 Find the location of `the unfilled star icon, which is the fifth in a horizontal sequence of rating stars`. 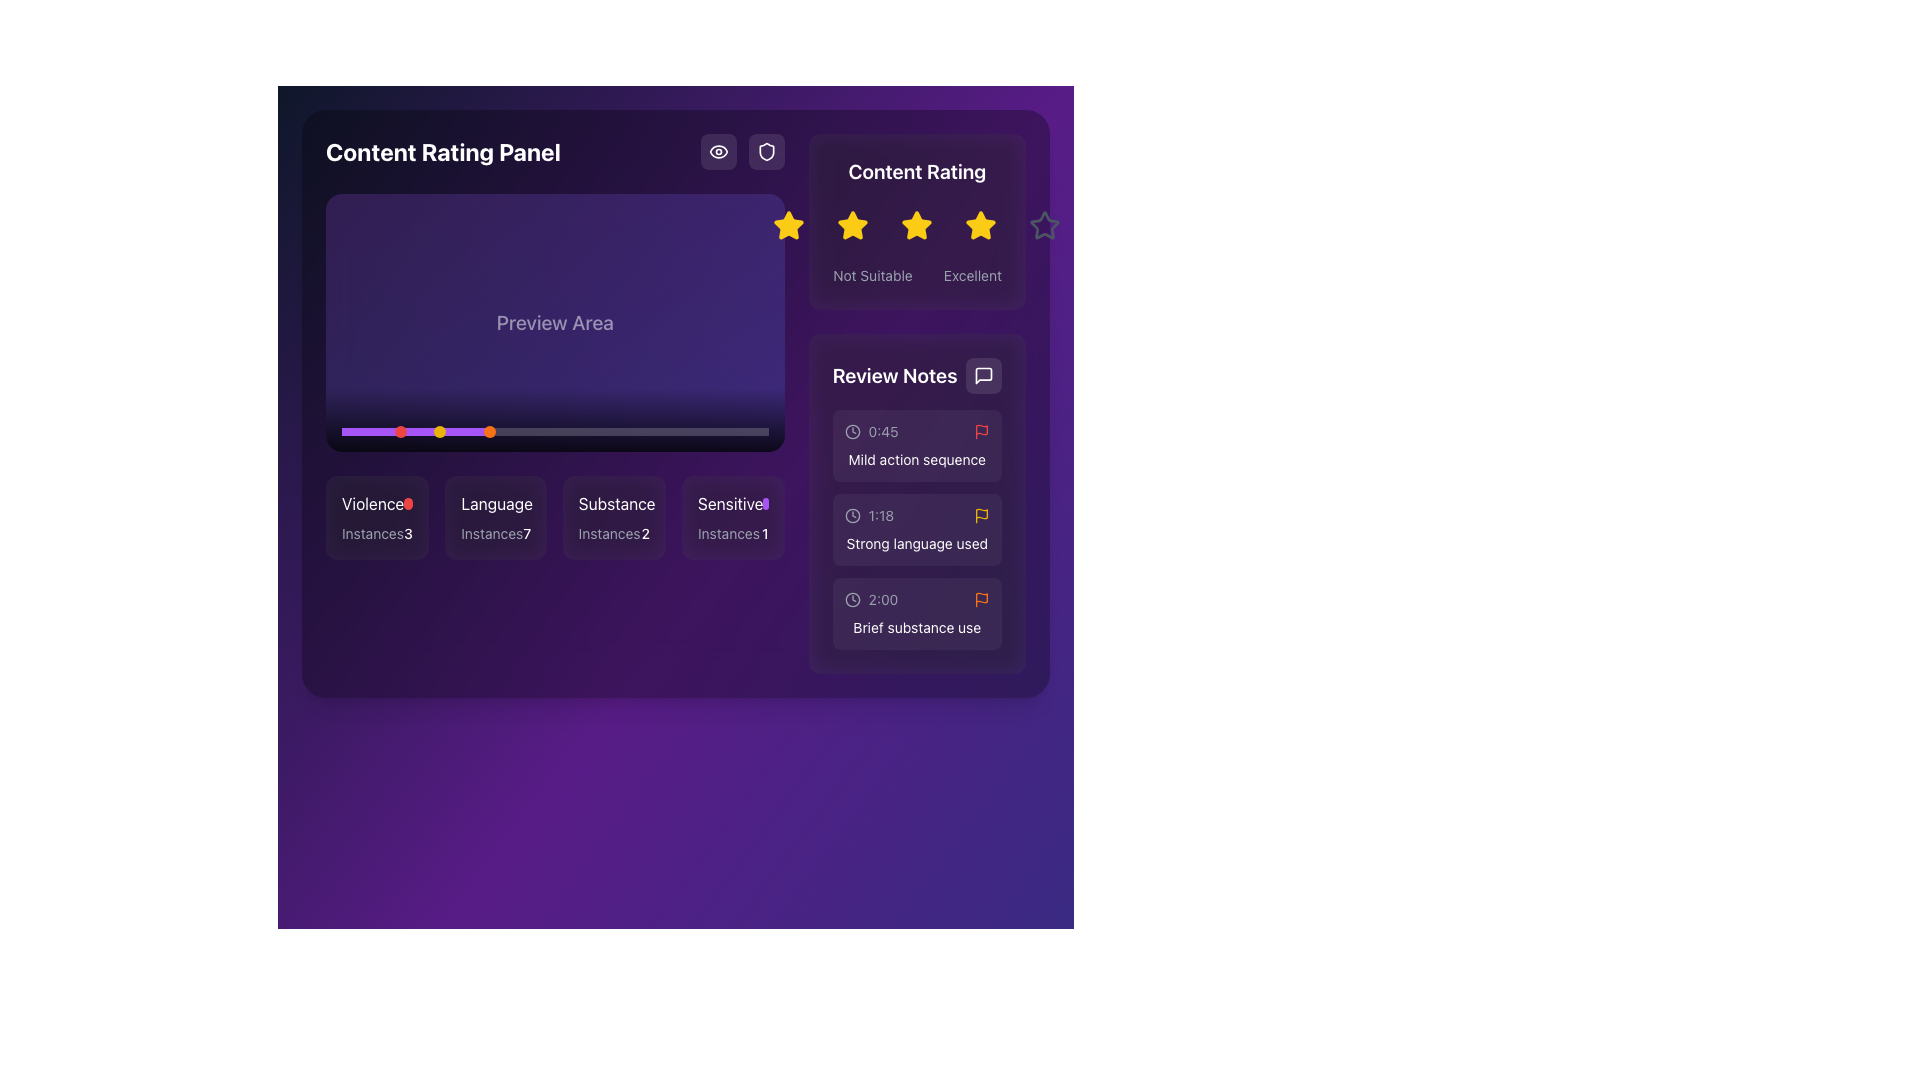

the unfilled star icon, which is the fifth in a horizontal sequence of rating stars is located at coordinates (1044, 225).